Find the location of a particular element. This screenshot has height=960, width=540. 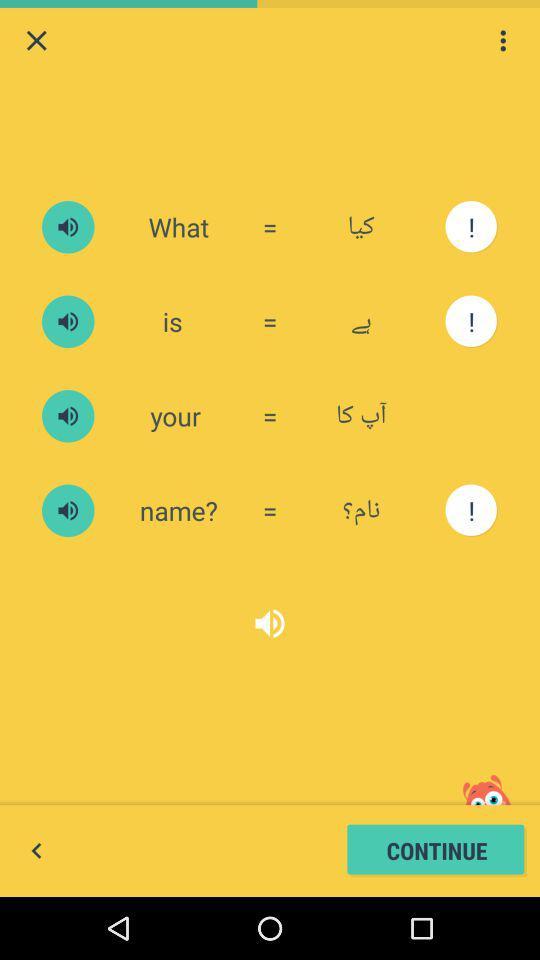

the volume icon is located at coordinates (67, 242).